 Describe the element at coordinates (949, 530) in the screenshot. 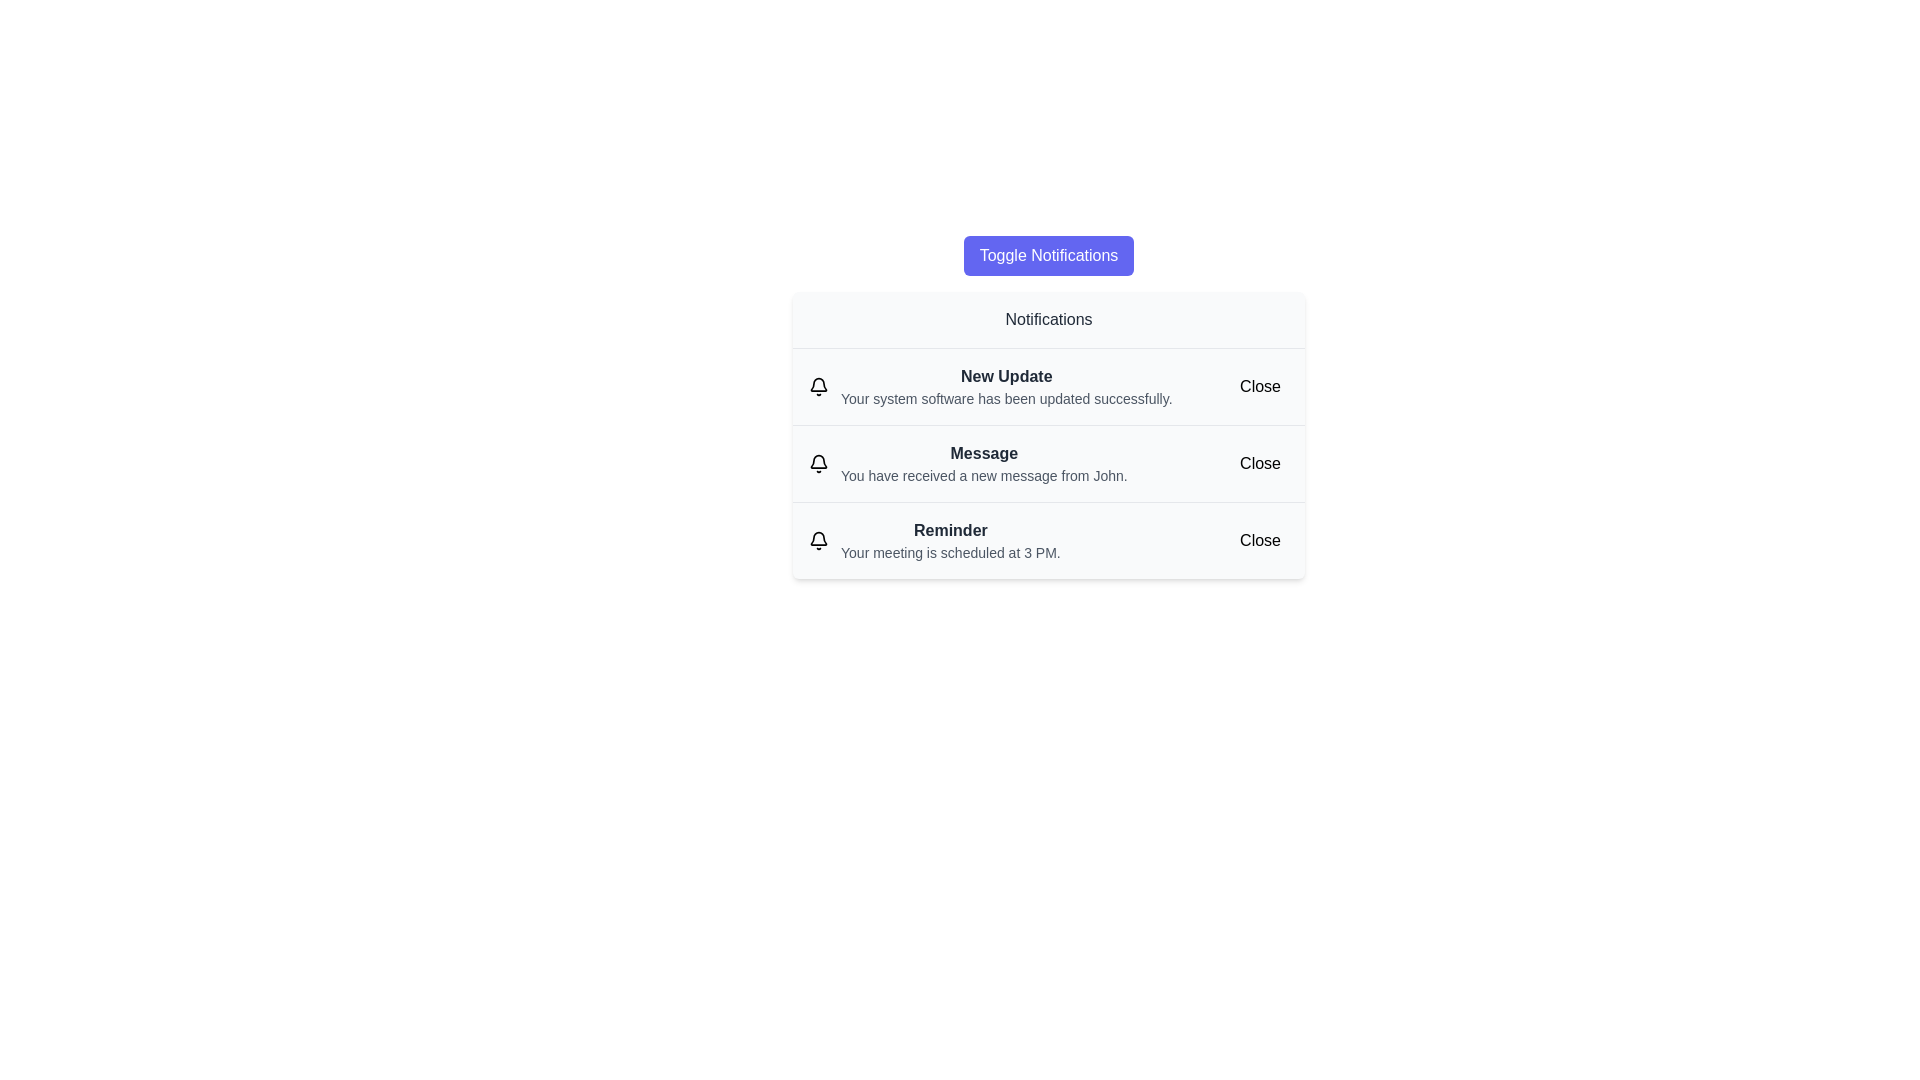

I see `the static text element displaying the bolded text 'Reminder', which is styled with a dark gray font and larger font size, positioned above the secondary text 'Your meeting is scheduled at 3 PM.'` at that location.